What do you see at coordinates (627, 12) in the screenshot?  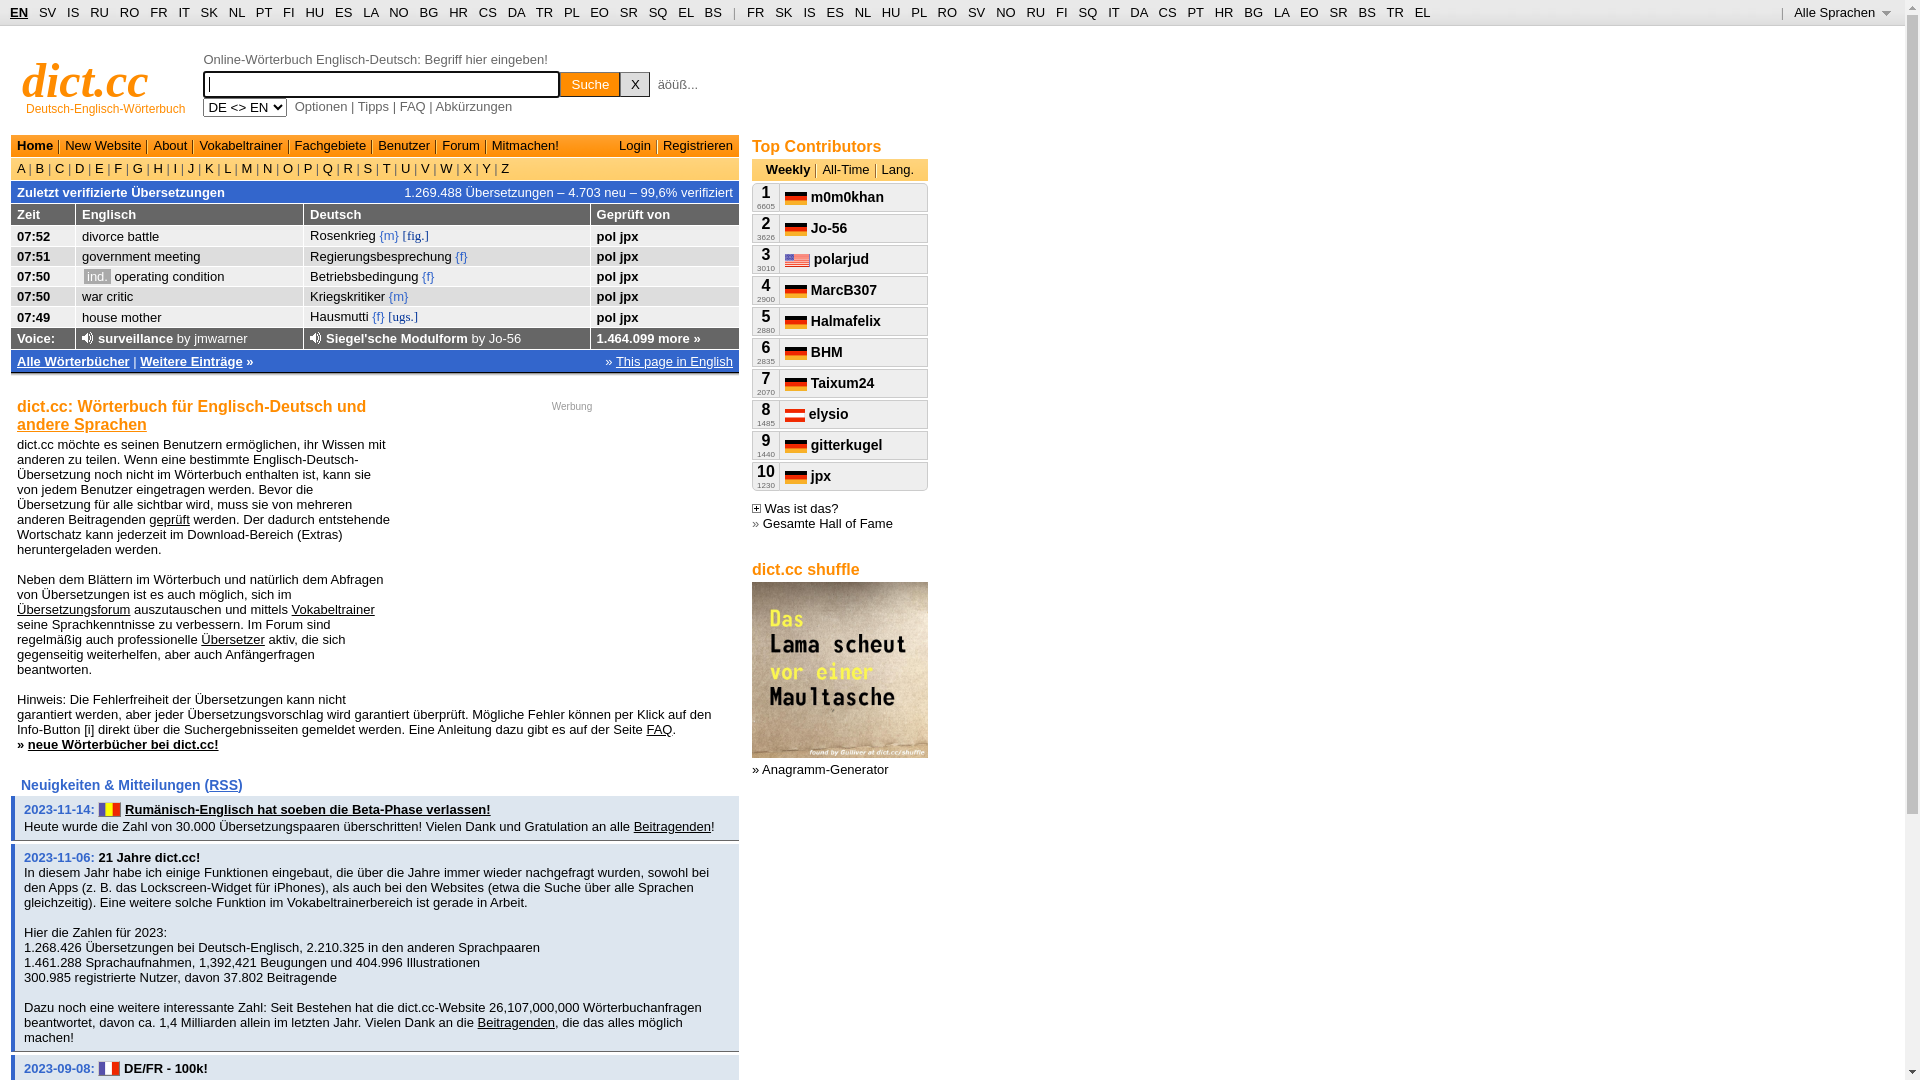 I see `'SR'` at bounding box center [627, 12].